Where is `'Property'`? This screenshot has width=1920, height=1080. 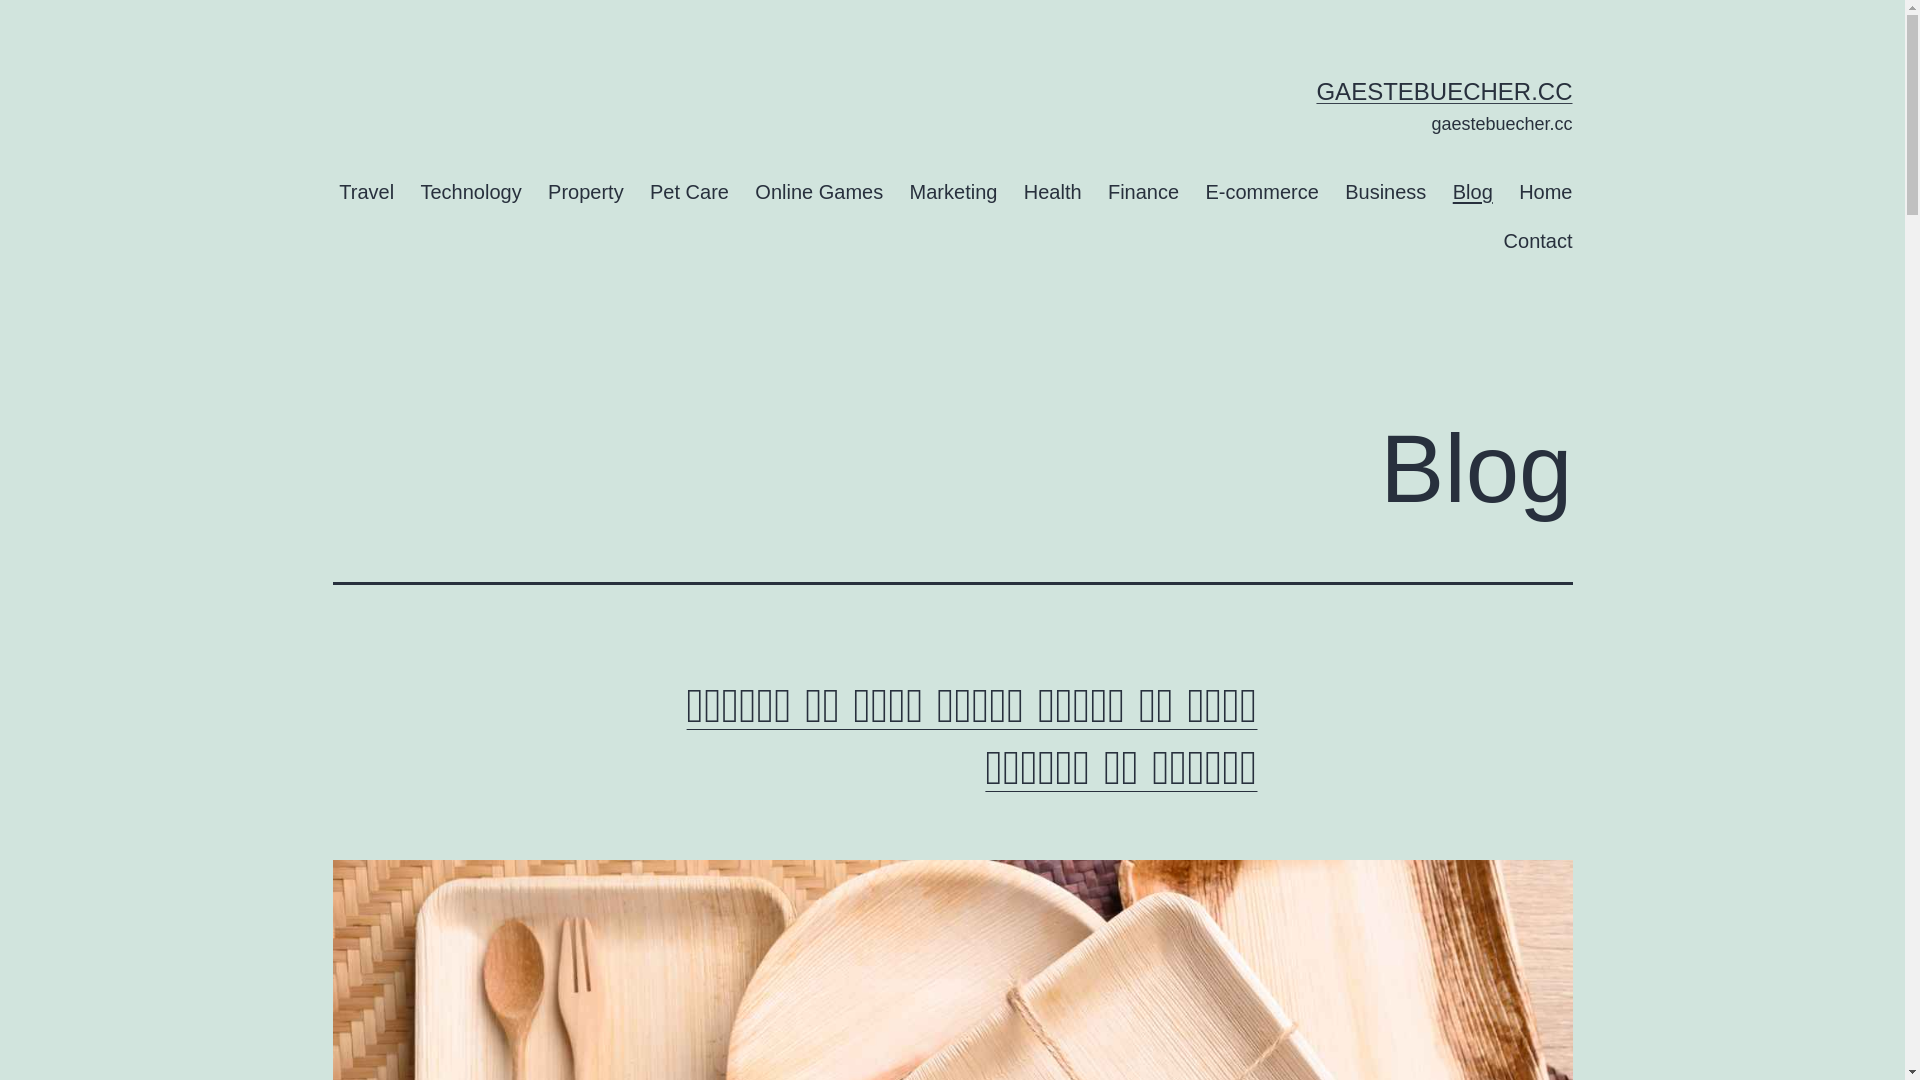 'Property' is located at coordinates (534, 191).